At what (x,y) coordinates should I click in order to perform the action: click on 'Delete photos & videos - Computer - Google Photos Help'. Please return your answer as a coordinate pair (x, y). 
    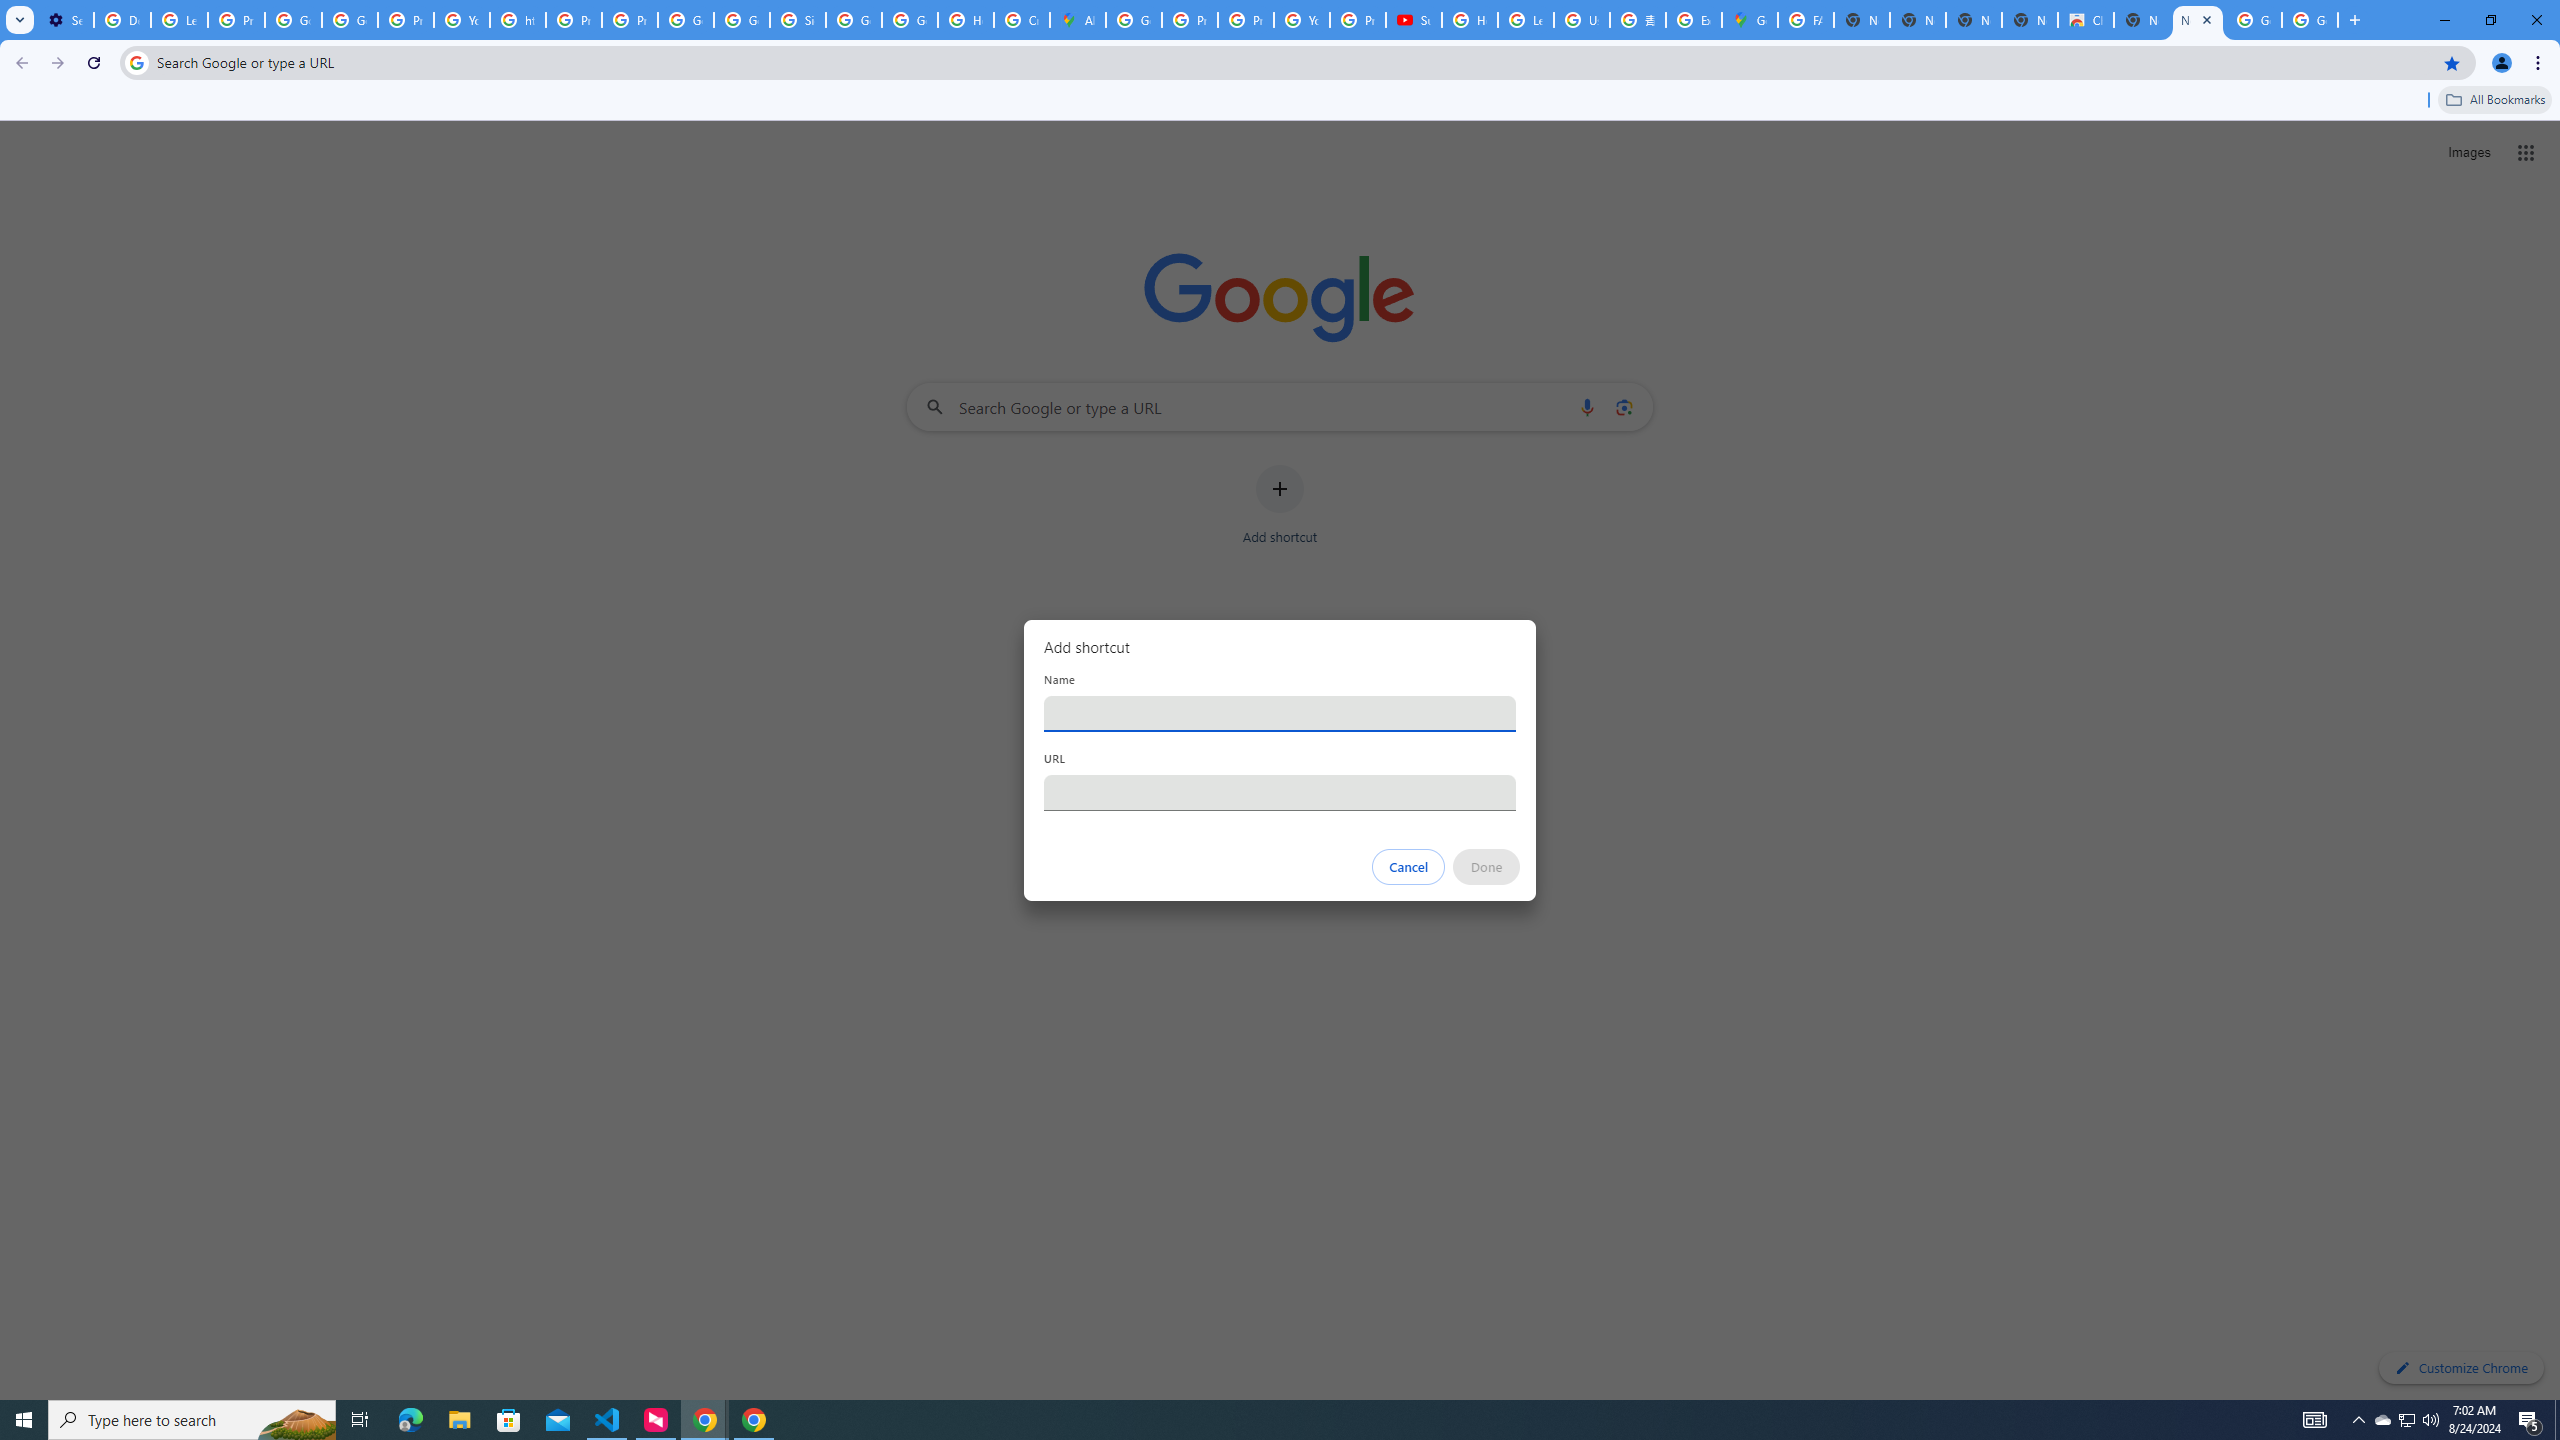
    Looking at the image, I should click on (121, 19).